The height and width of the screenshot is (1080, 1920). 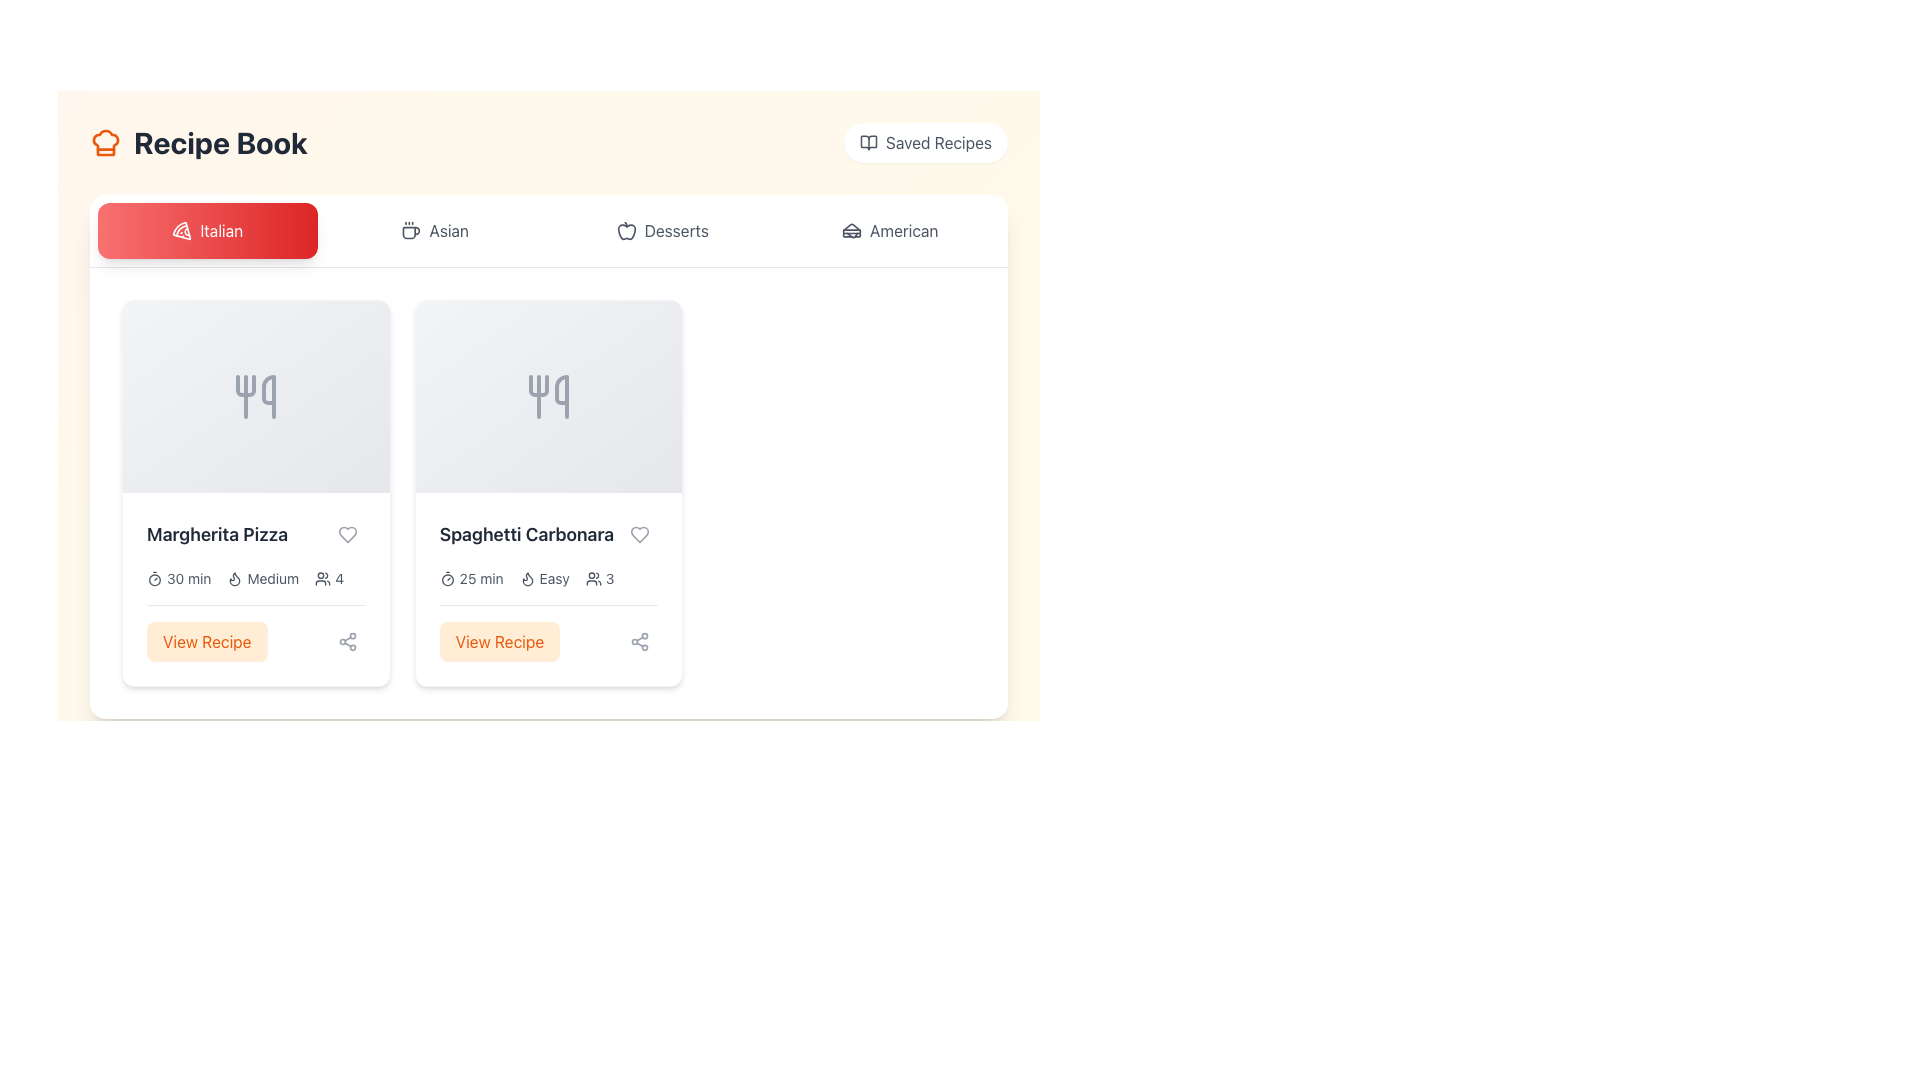 I want to click on the 'Medium' difficulty level text within the 'Margherita Pizza' card, located between the '30 min' and '4' details, so click(x=262, y=578).